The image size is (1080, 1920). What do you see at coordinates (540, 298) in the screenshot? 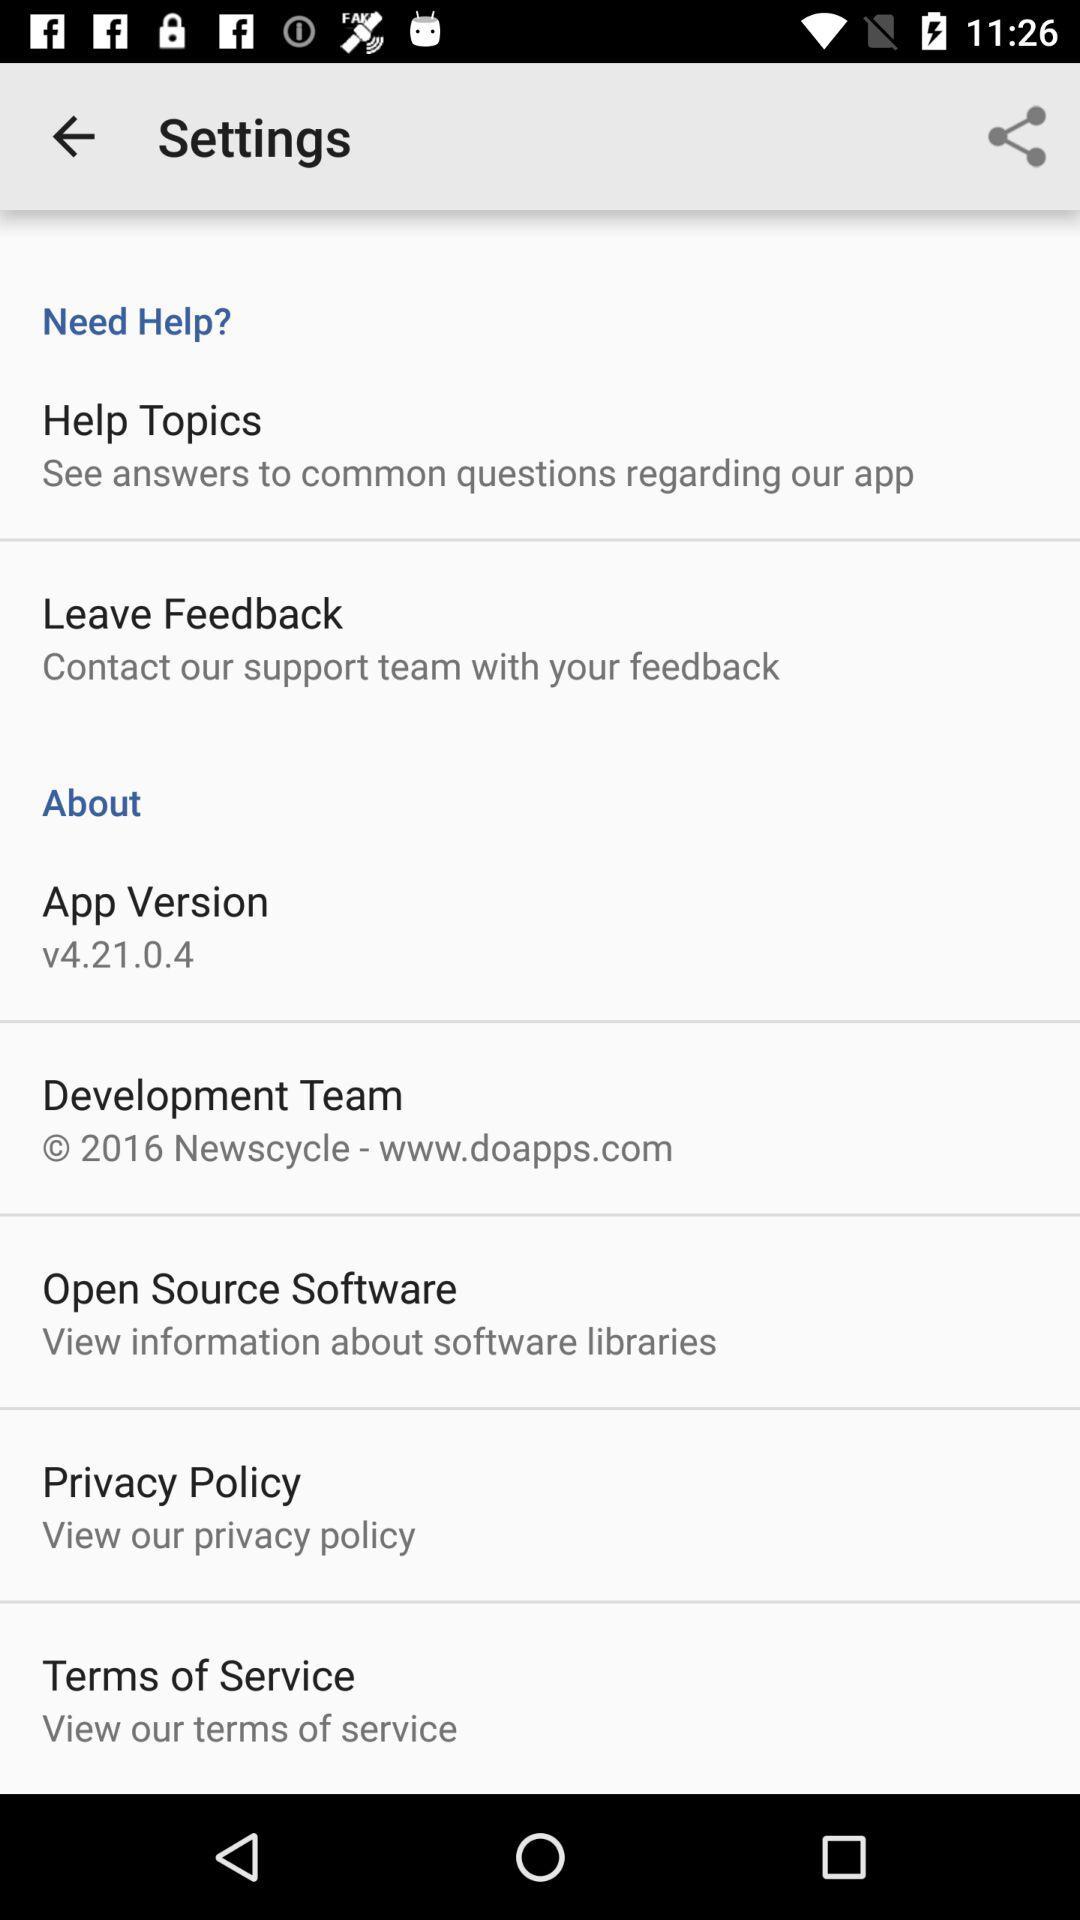
I see `icon above help topics item` at bounding box center [540, 298].